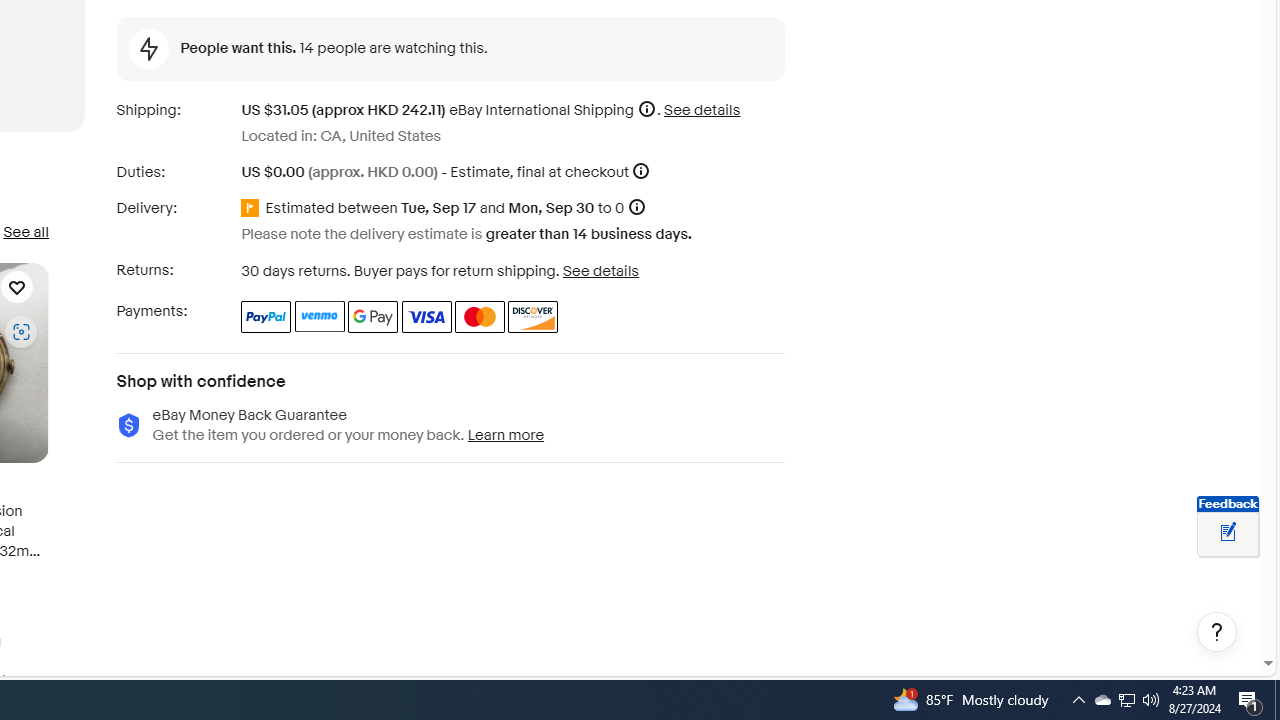 The image size is (1280, 720). Describe the element at coordinates (599, 270) in the screenshot. I see `'See details - for more information about returns'` at that location.